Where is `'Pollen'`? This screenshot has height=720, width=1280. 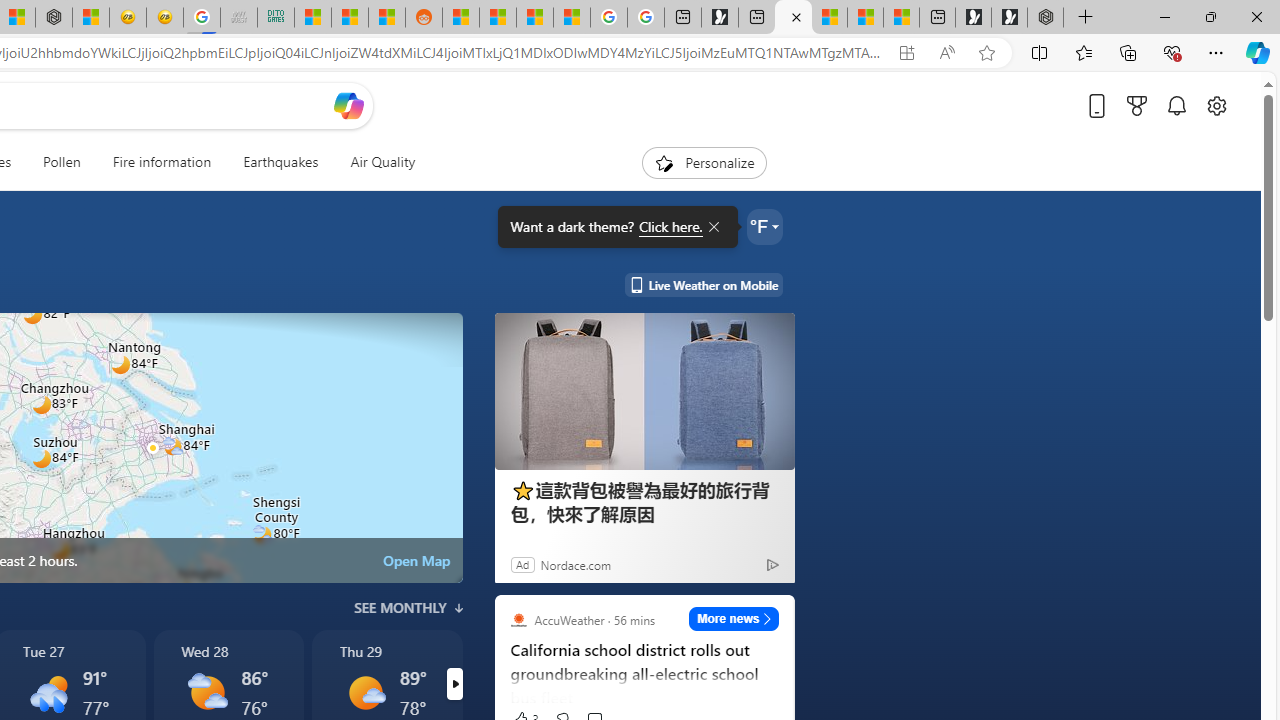
'Pollen' is located at coordinates (62, 162).